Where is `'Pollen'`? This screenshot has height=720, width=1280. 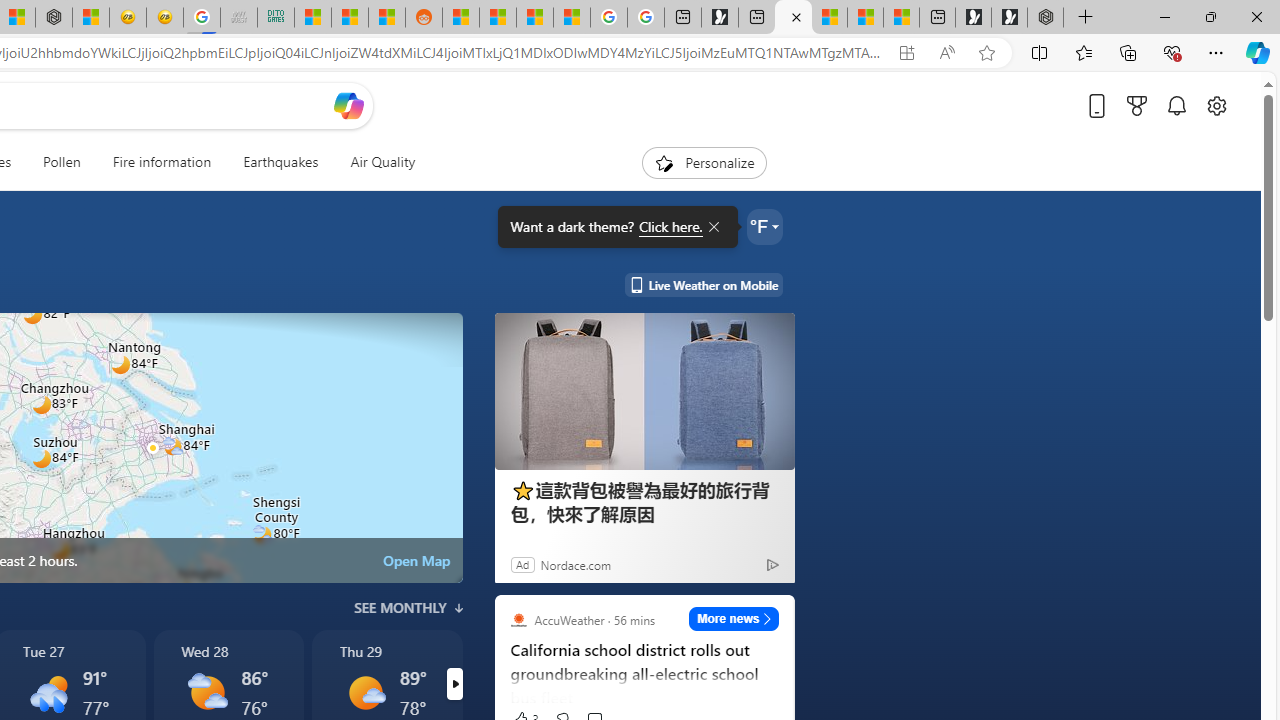
'Pollen' is located at coordinates (62, 162).